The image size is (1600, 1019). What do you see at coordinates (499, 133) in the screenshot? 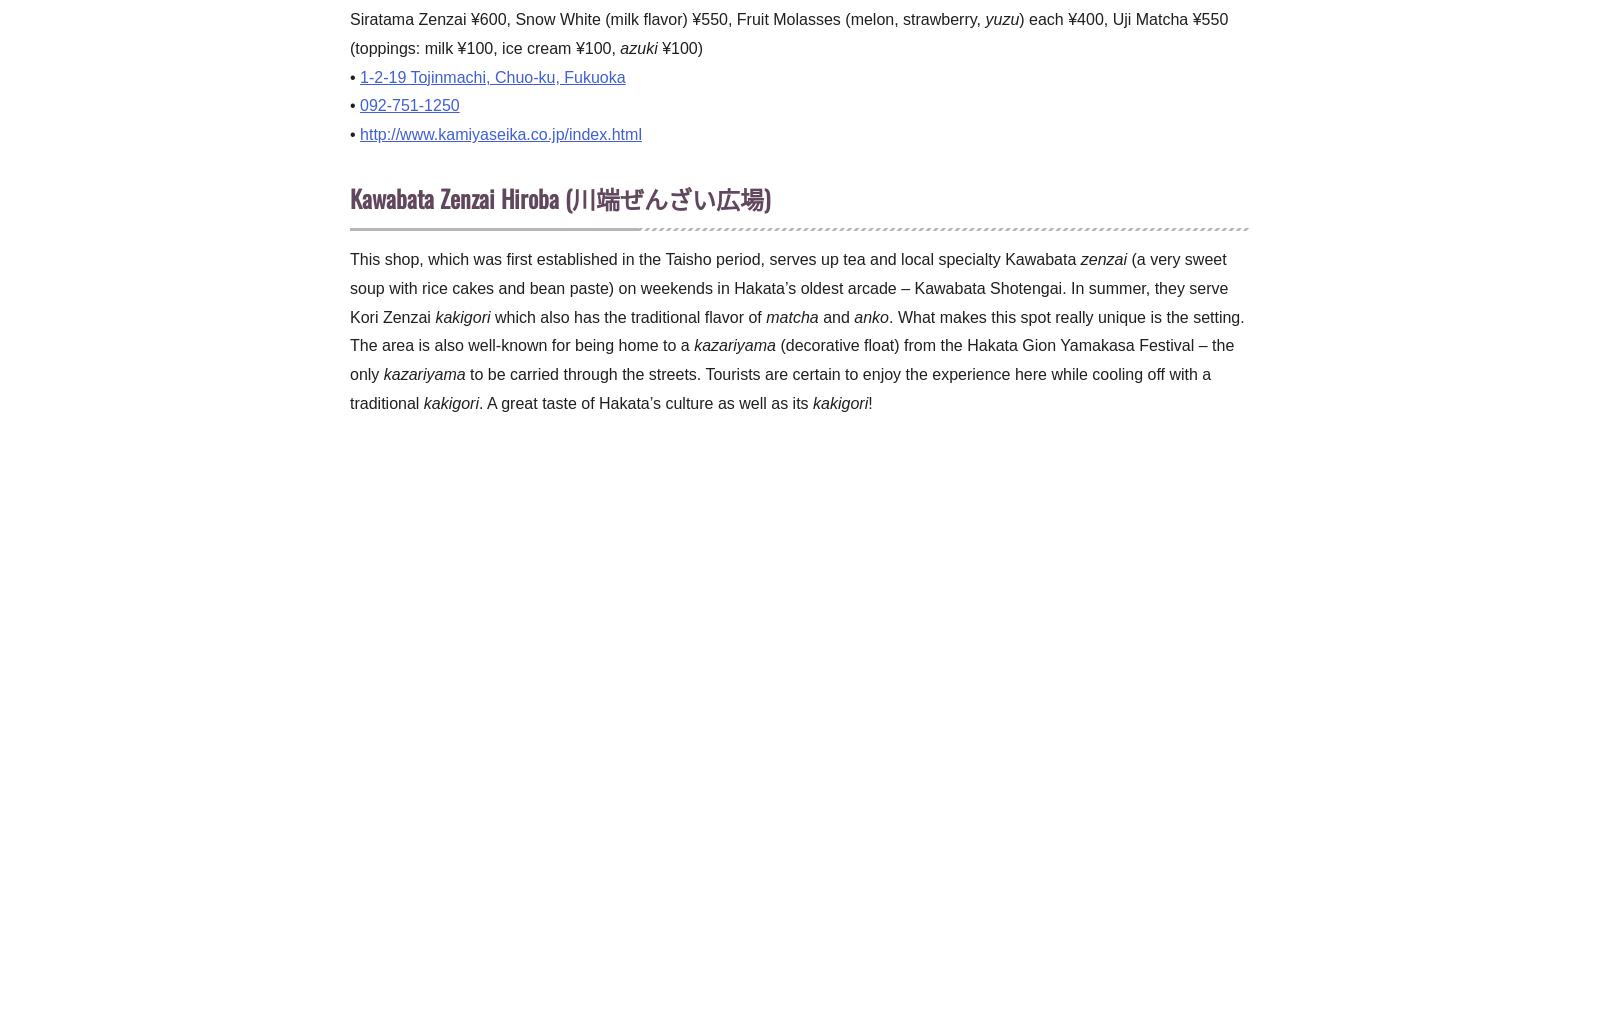
I see `'http://www.kamiyaseika.co.jp/index.html'` at bounding box center [499, 133].